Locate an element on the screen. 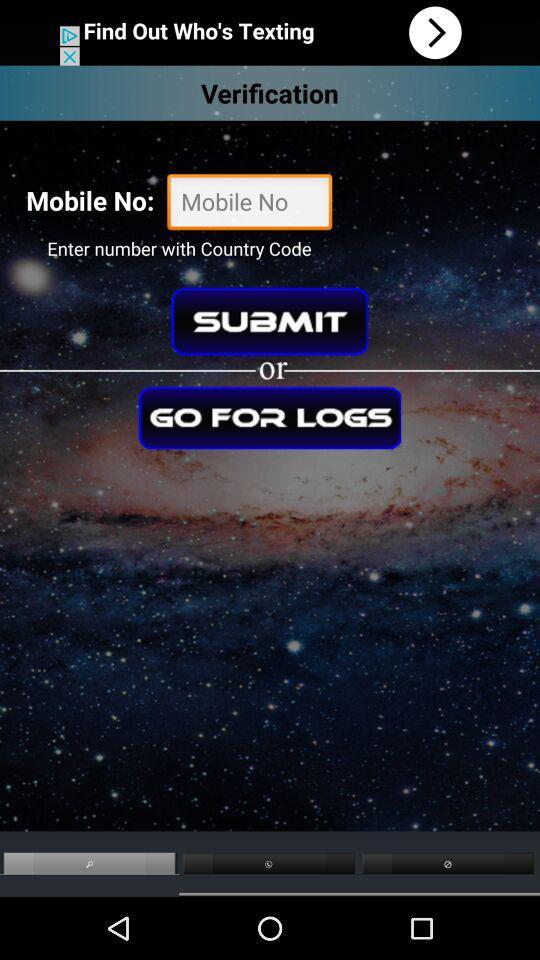 The width and height of the screenshot is (540, 960). submit button is located at coordinates (269, 321).